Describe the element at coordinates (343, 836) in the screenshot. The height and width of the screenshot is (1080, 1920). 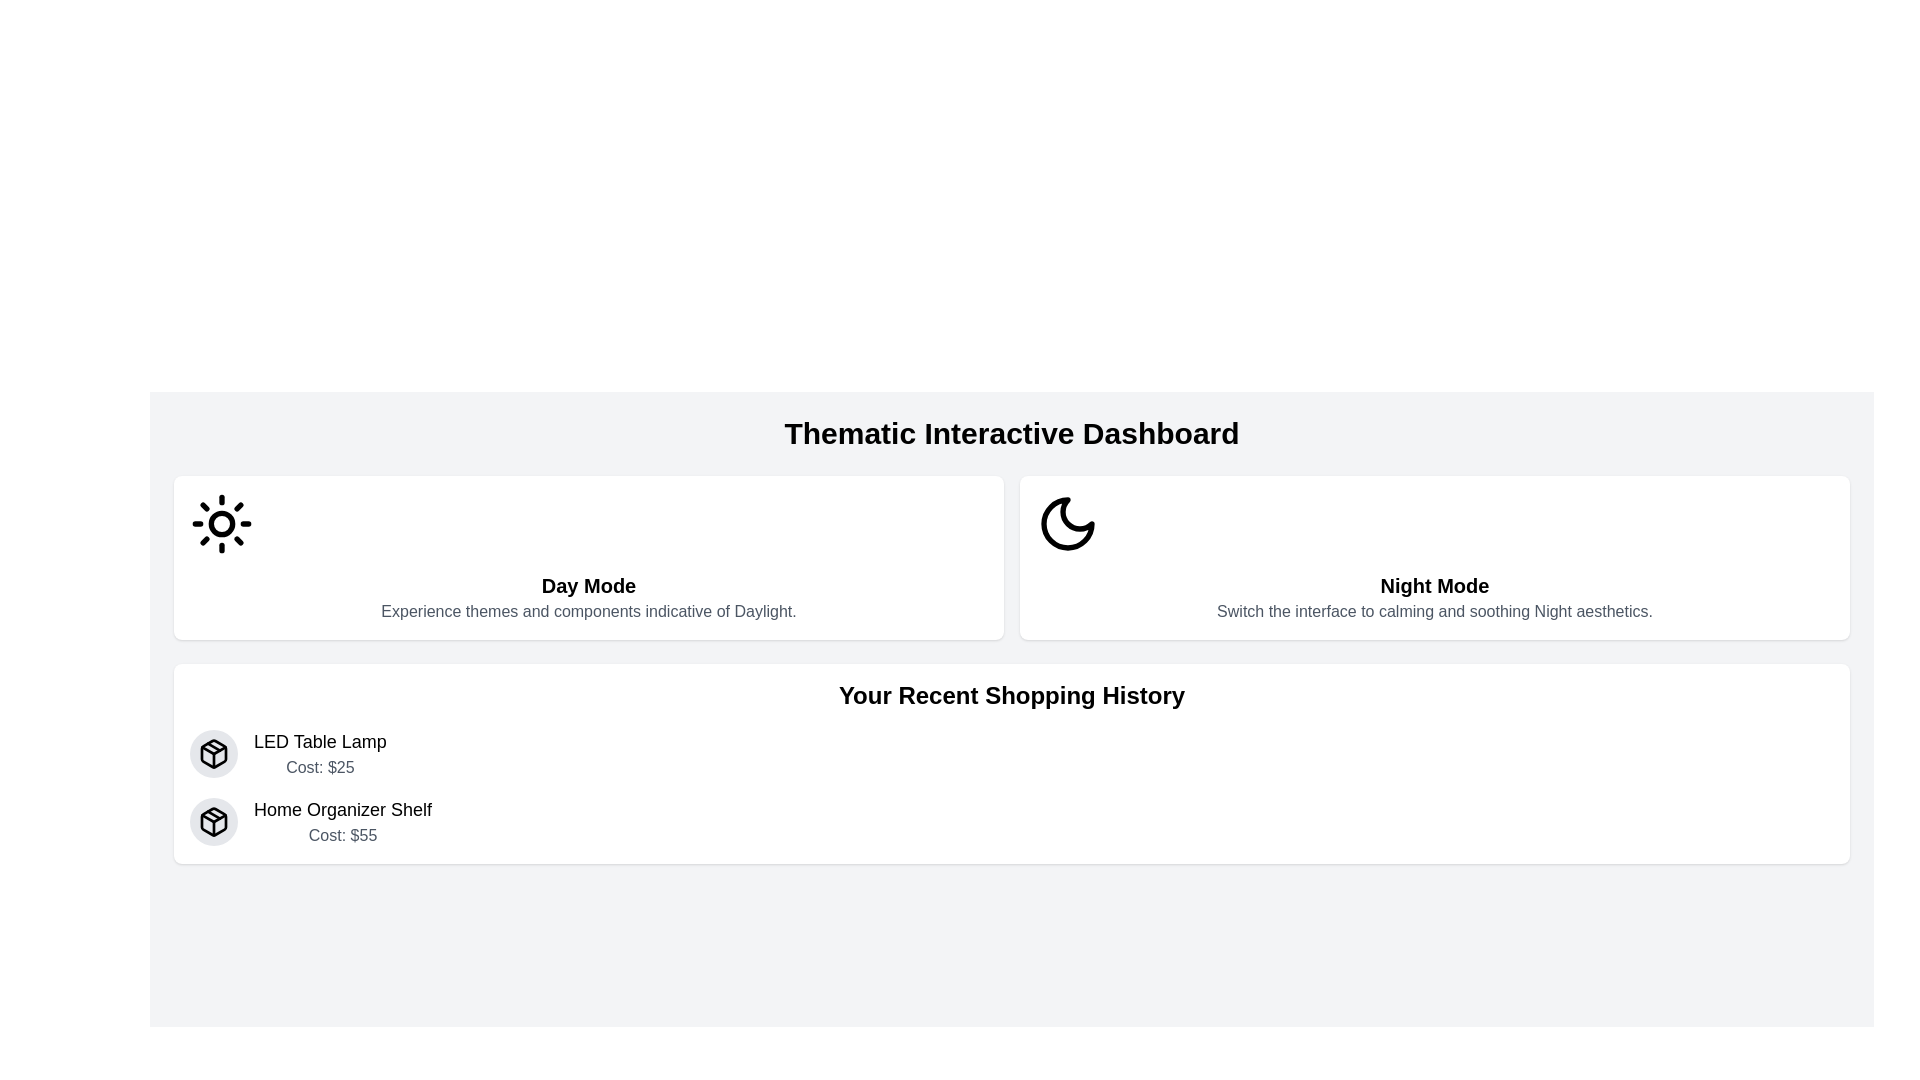
I see `the price text label for the product 'Home Organizer Shelf' located in the 'Your Recent Shopping History' section` at that location.